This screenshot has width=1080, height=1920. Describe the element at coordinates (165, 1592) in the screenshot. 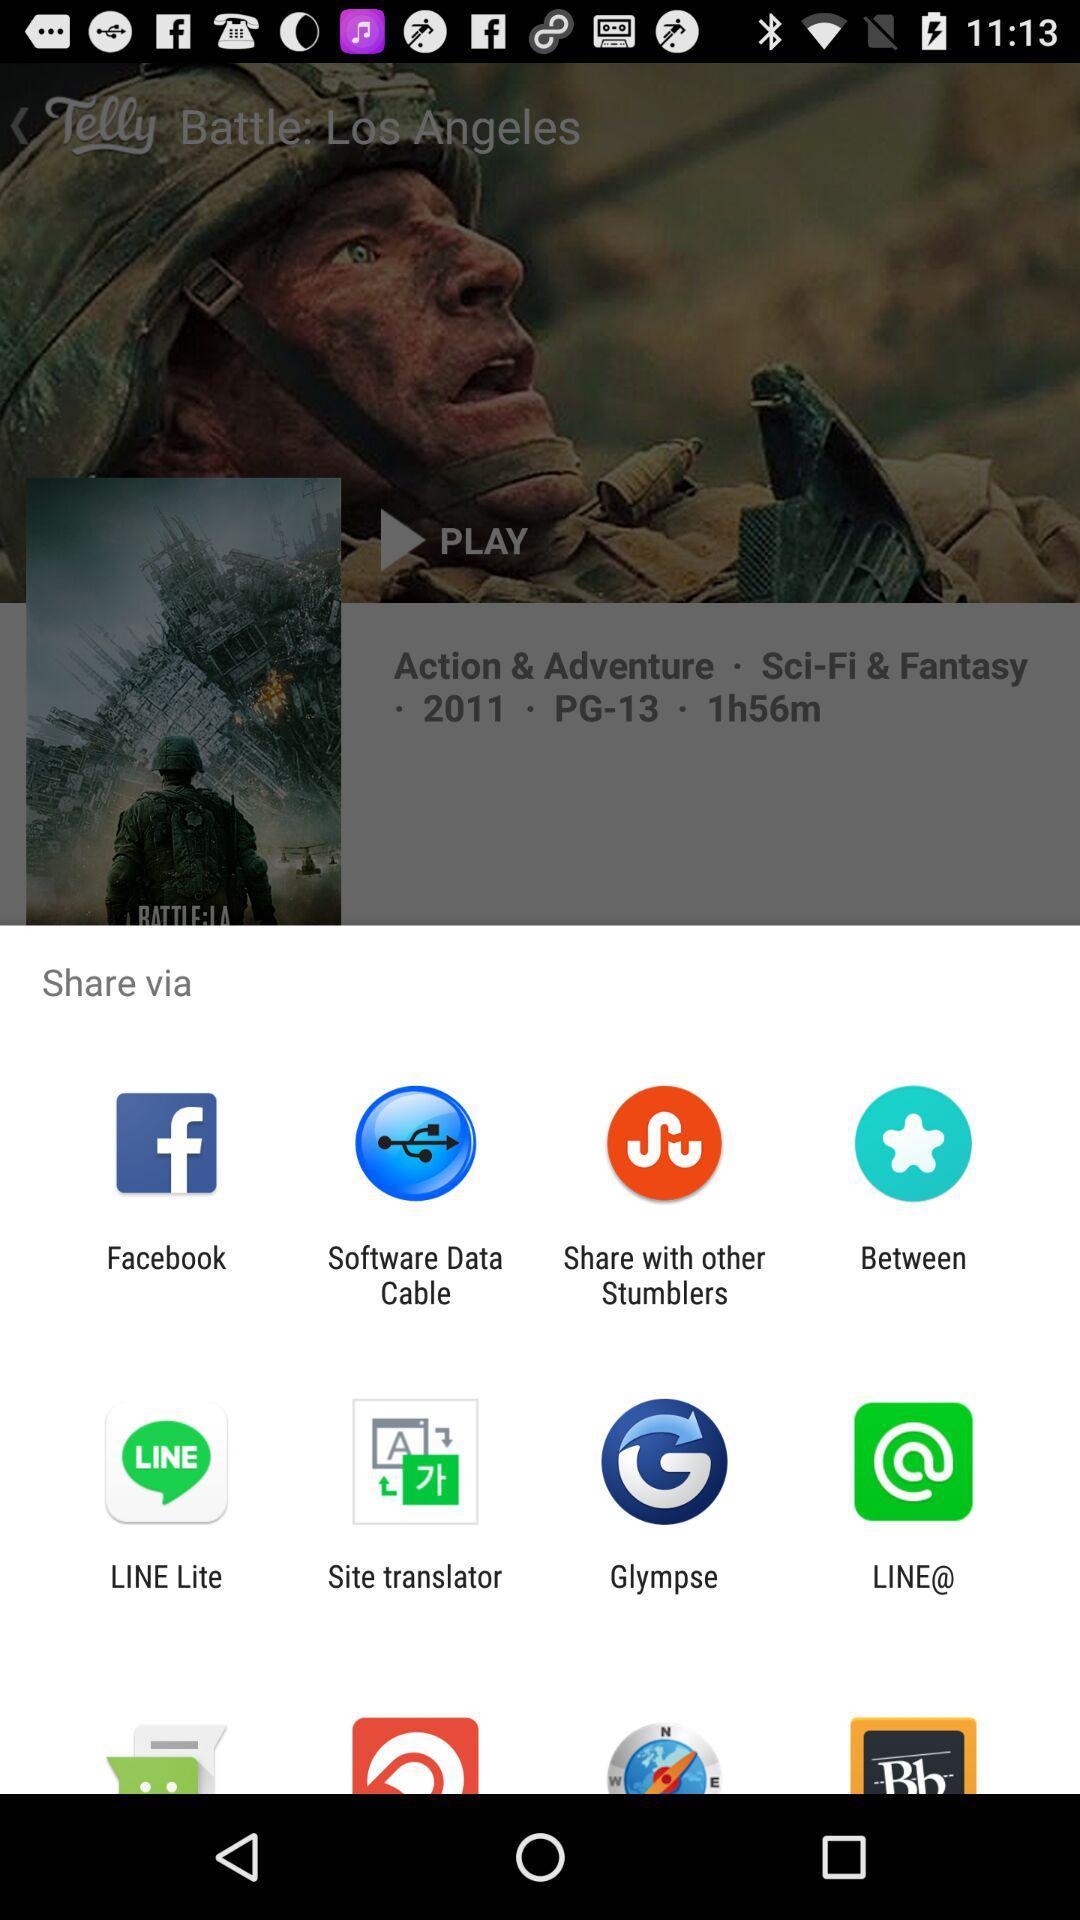

I see `item next to site translator item` at that location.